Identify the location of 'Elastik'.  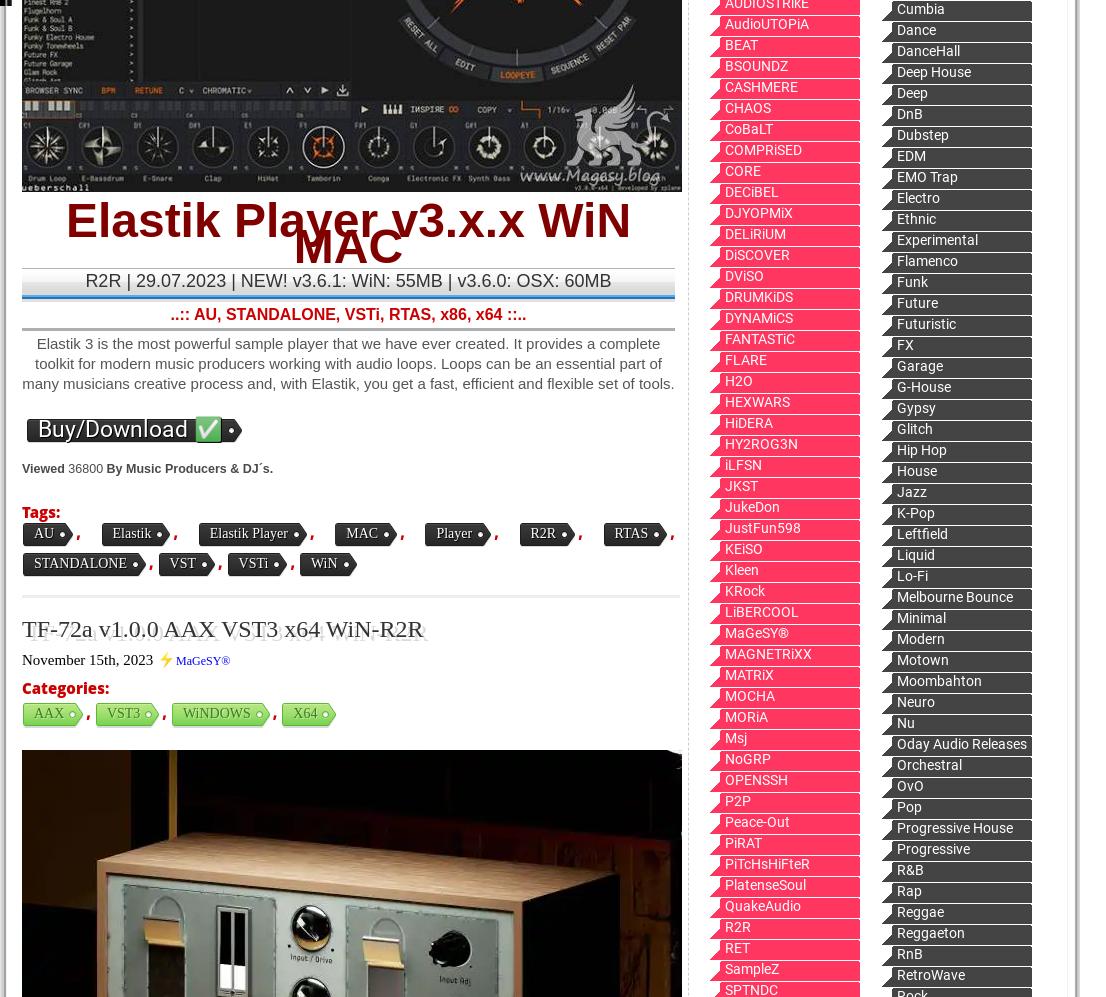
(130, 532).